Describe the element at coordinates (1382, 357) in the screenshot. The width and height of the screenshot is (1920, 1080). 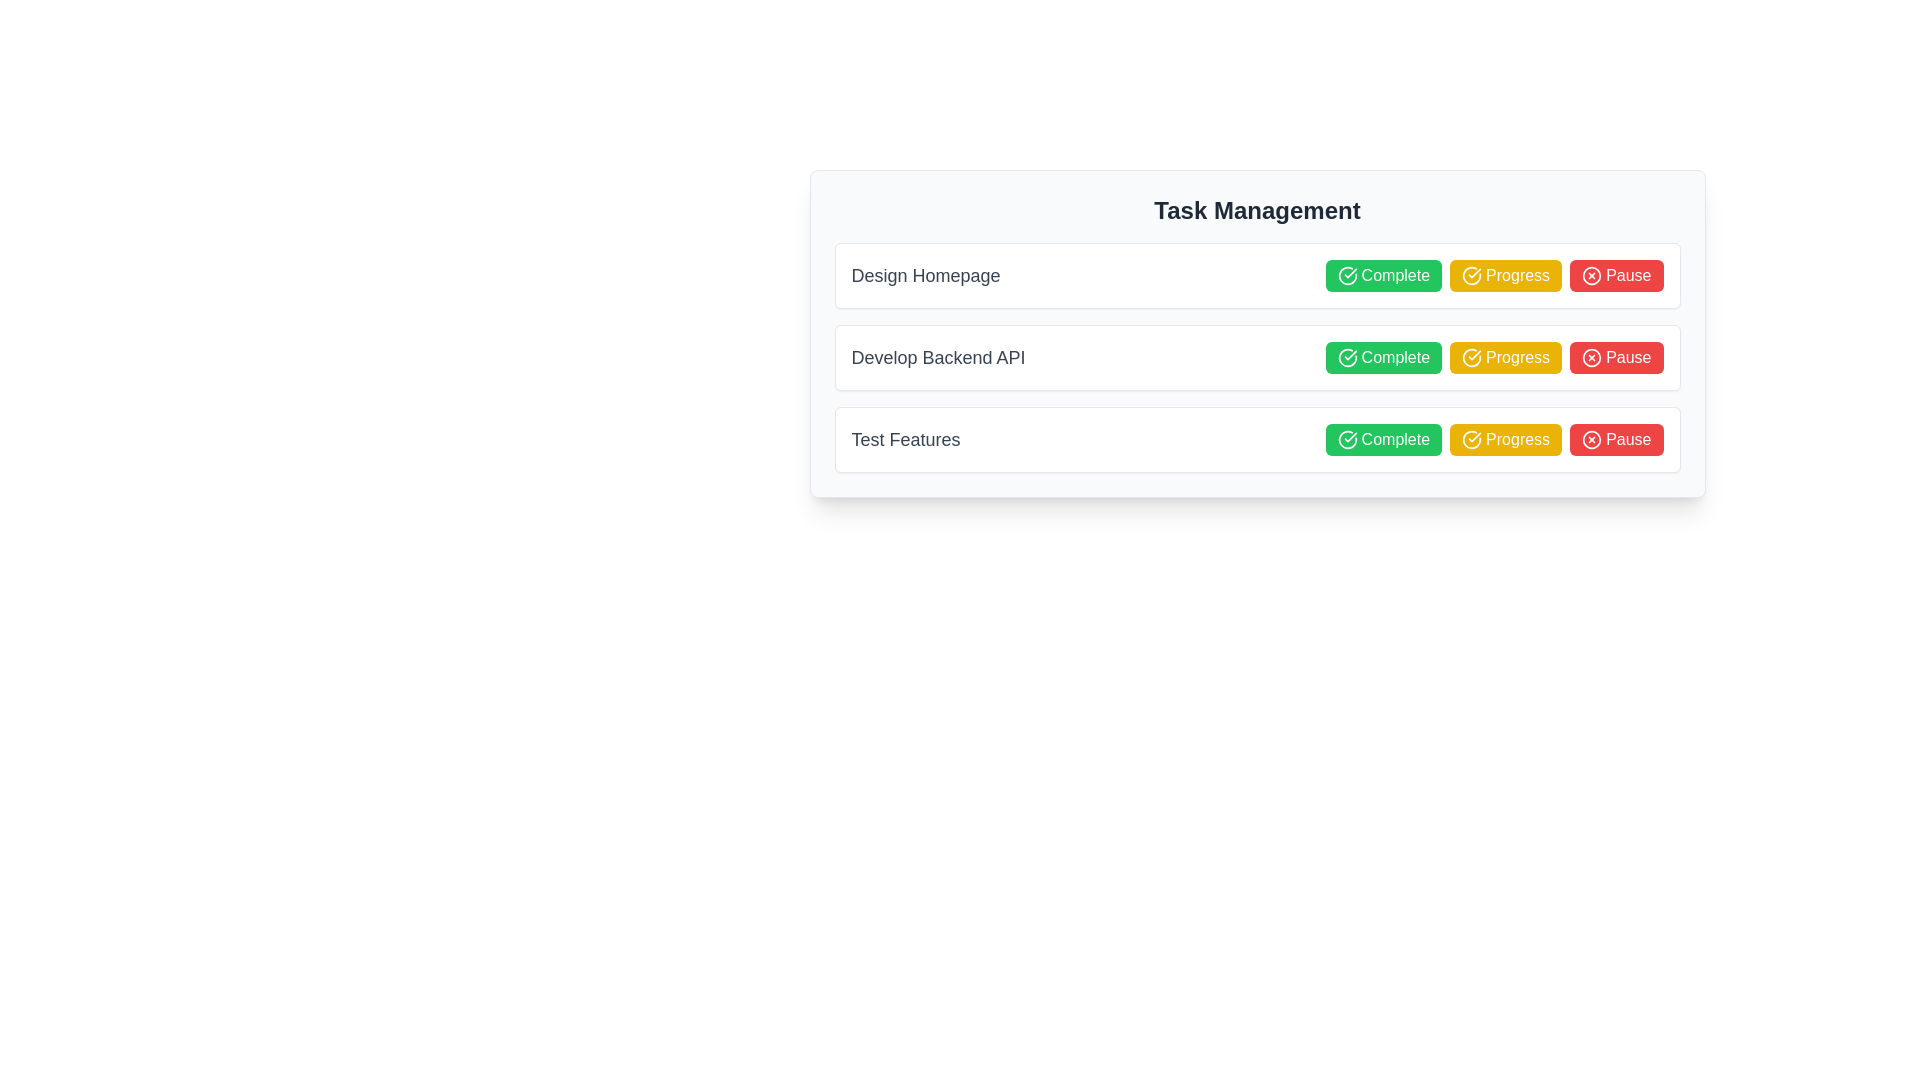
I see `the first button in the second row of task management buttons to change its color, which marks the task as completed` at that location.